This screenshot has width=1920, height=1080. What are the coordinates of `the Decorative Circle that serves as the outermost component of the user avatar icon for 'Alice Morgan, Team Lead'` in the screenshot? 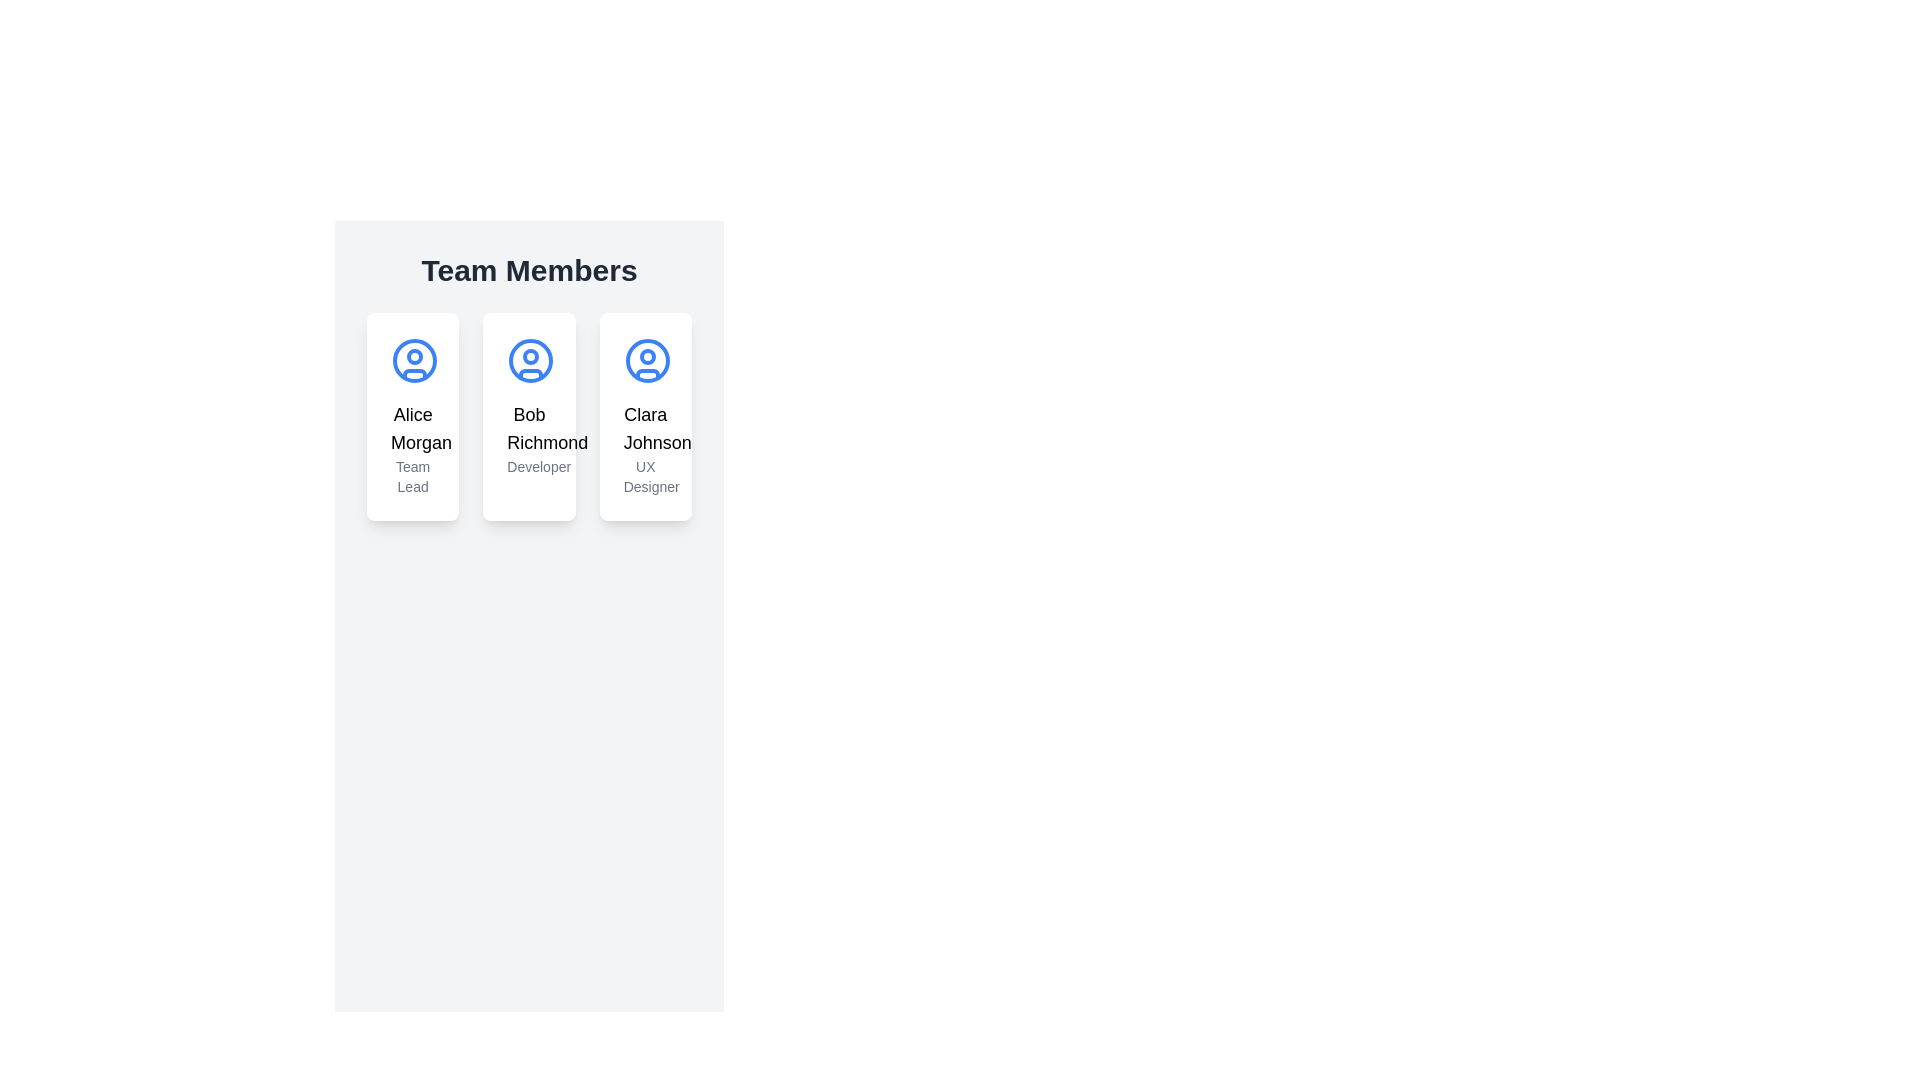 It's located at (413, 361).